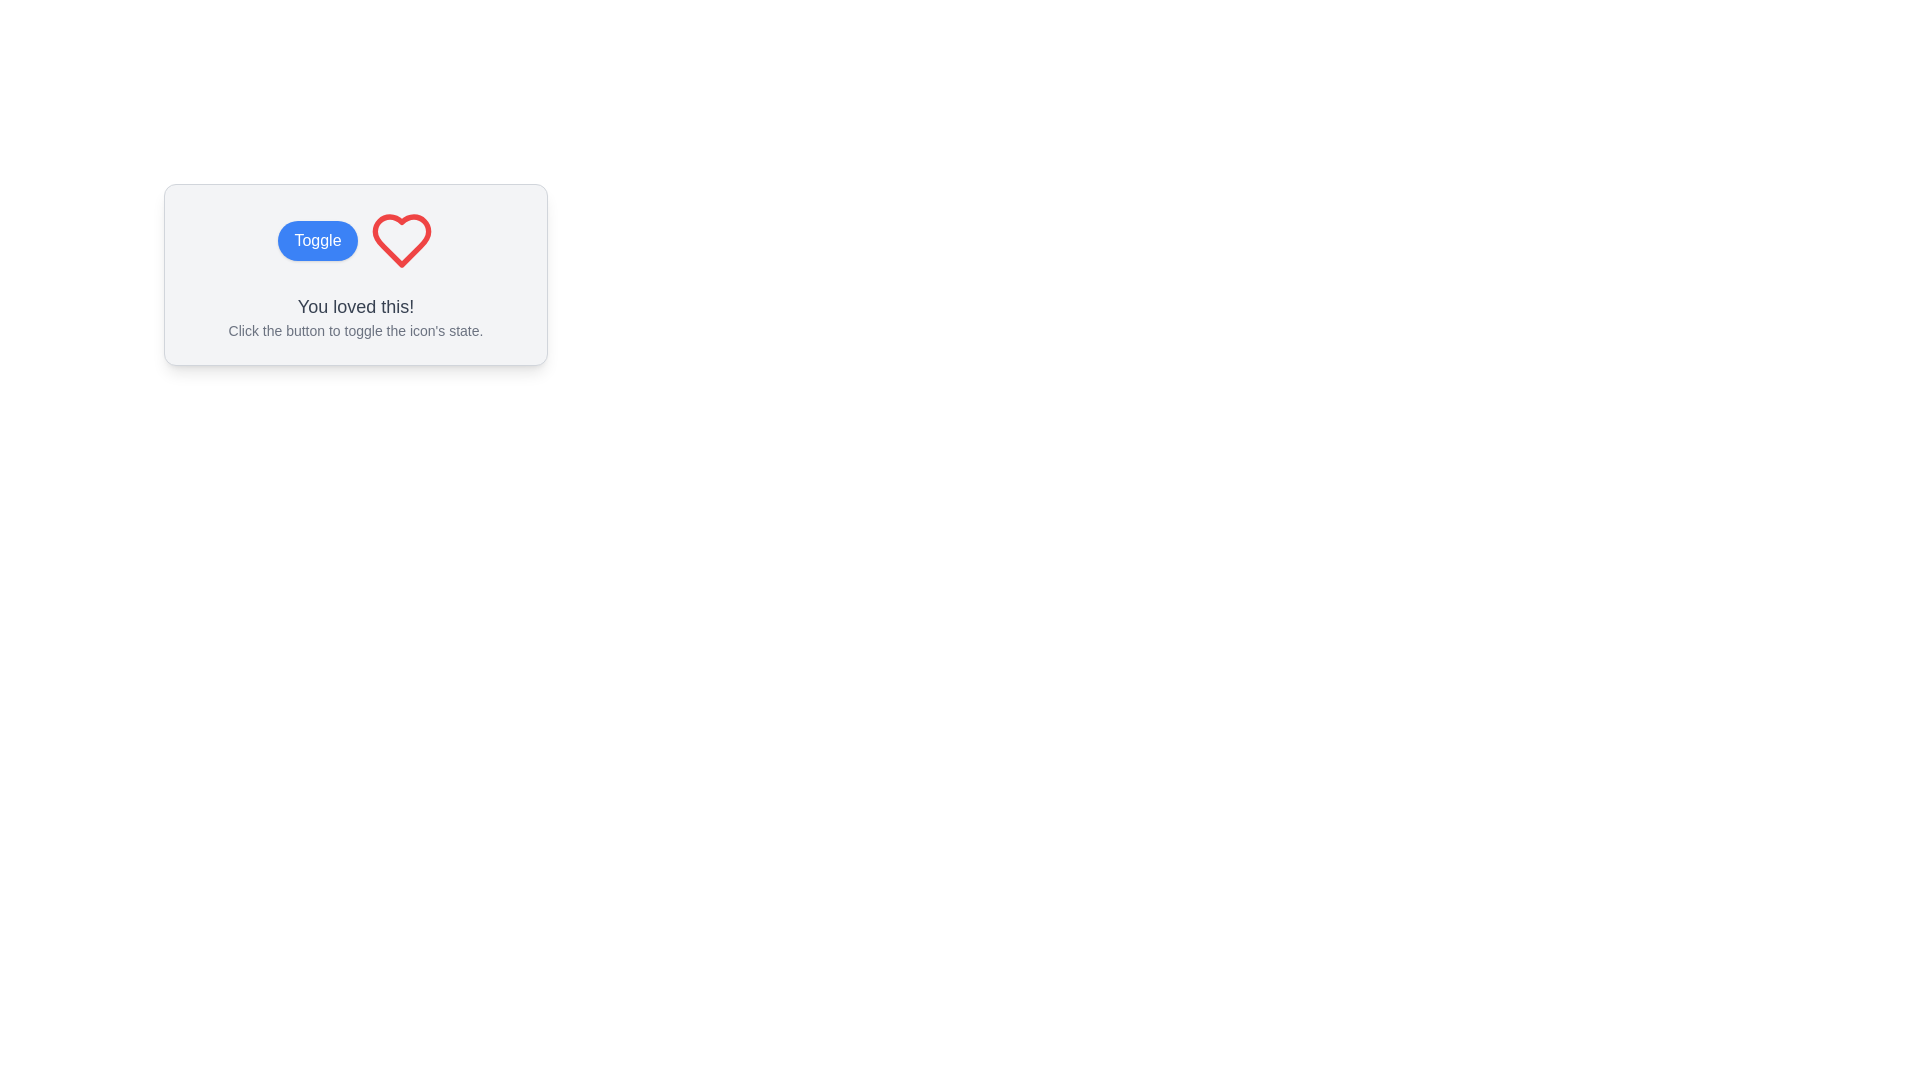 The width and height of the screenshot is (1920, 1080). I want to click on the rounded rectangular blue button labeled 'Toggle', so click(316, 239).